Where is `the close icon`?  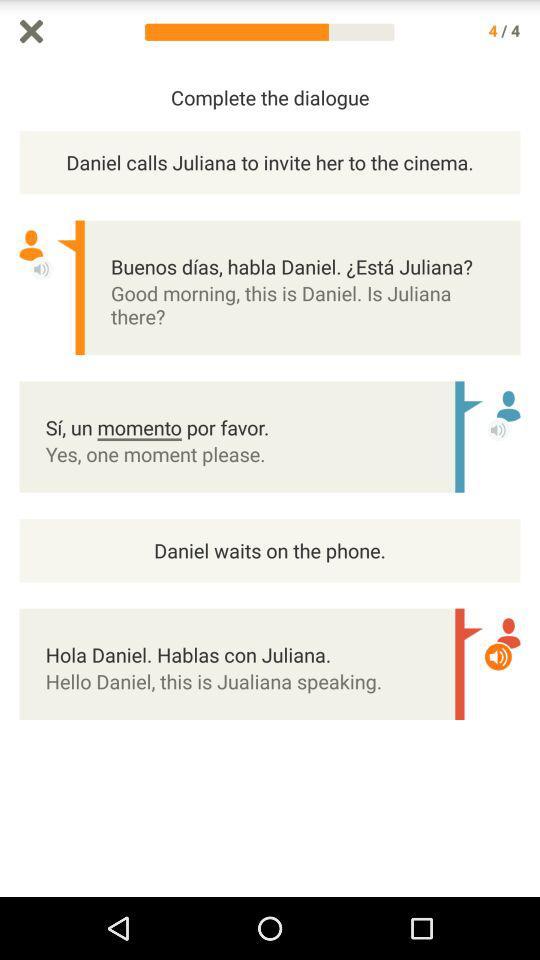
the close icon is located at coordinates (30, 32).